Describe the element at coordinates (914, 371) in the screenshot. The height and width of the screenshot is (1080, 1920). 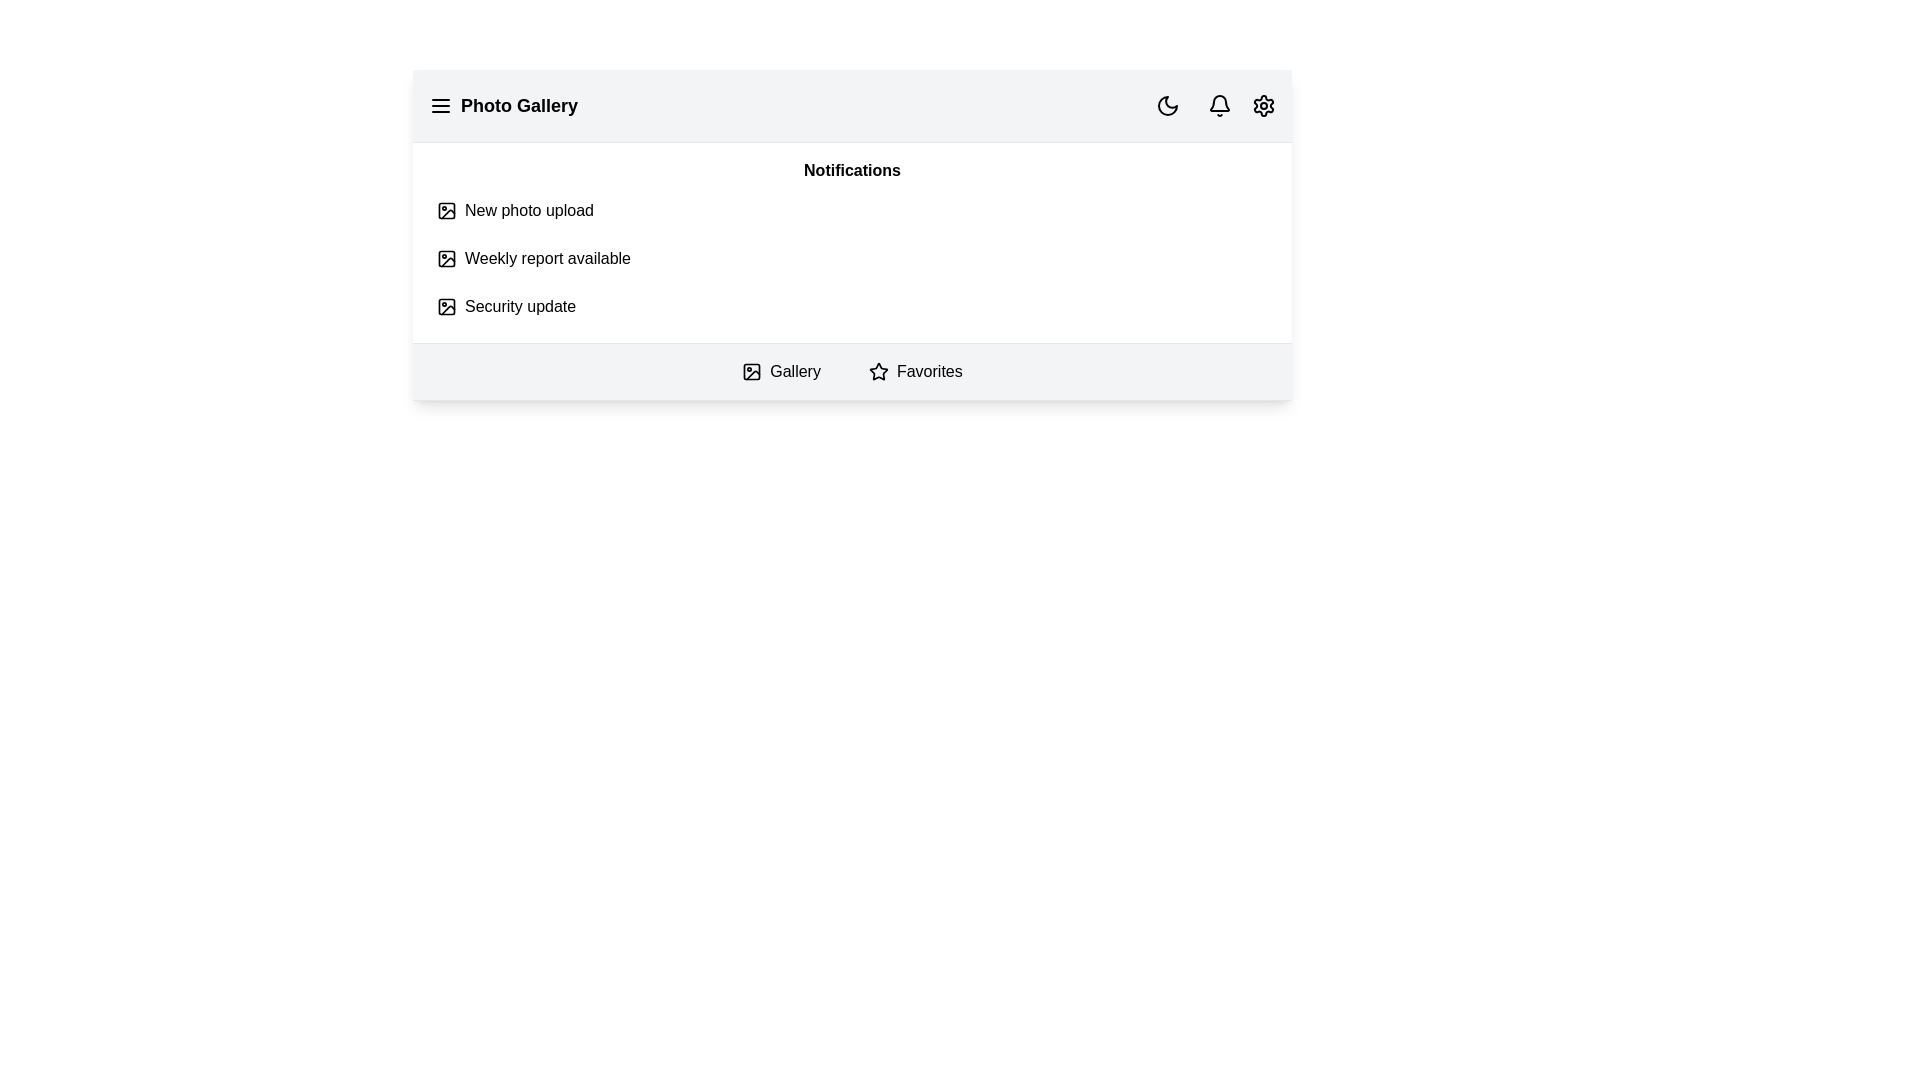
I see `the 'Favorites' button to navigate to the Favorites section` at that location.